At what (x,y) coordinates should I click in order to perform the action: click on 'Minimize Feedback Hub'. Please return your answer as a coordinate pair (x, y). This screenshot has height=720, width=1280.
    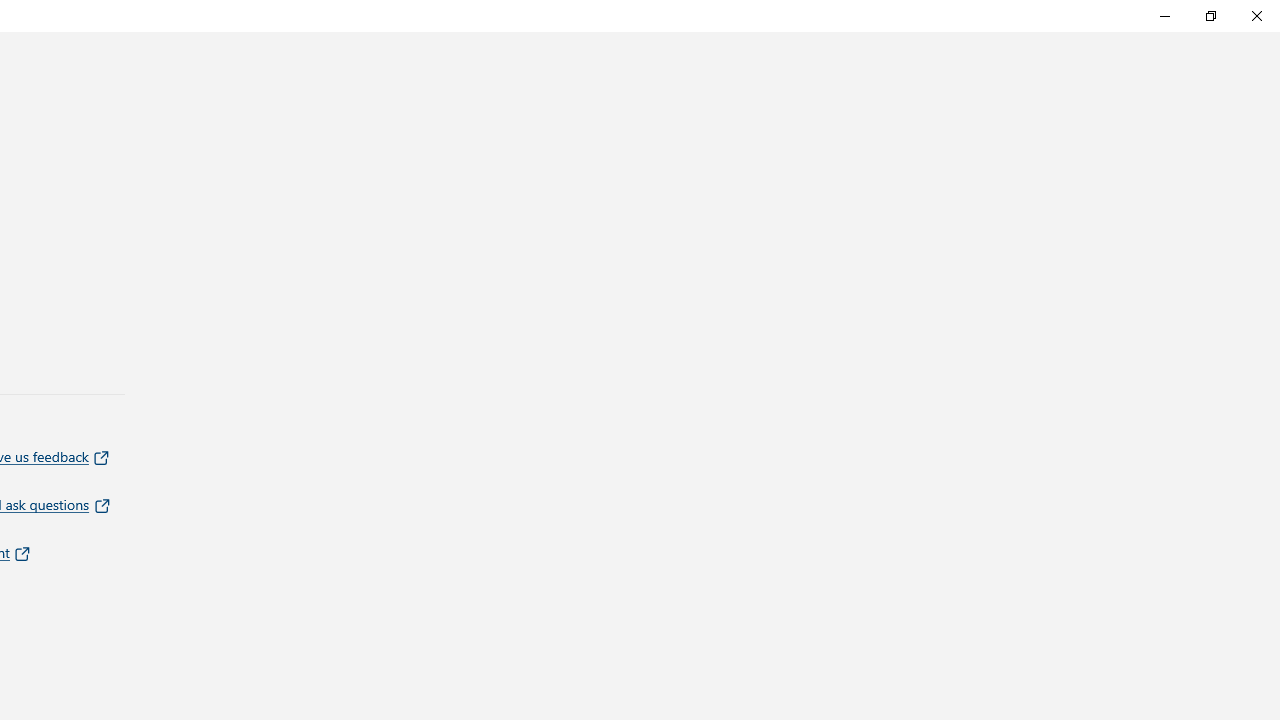
    Looking at the image, I should click on (1164, 15).